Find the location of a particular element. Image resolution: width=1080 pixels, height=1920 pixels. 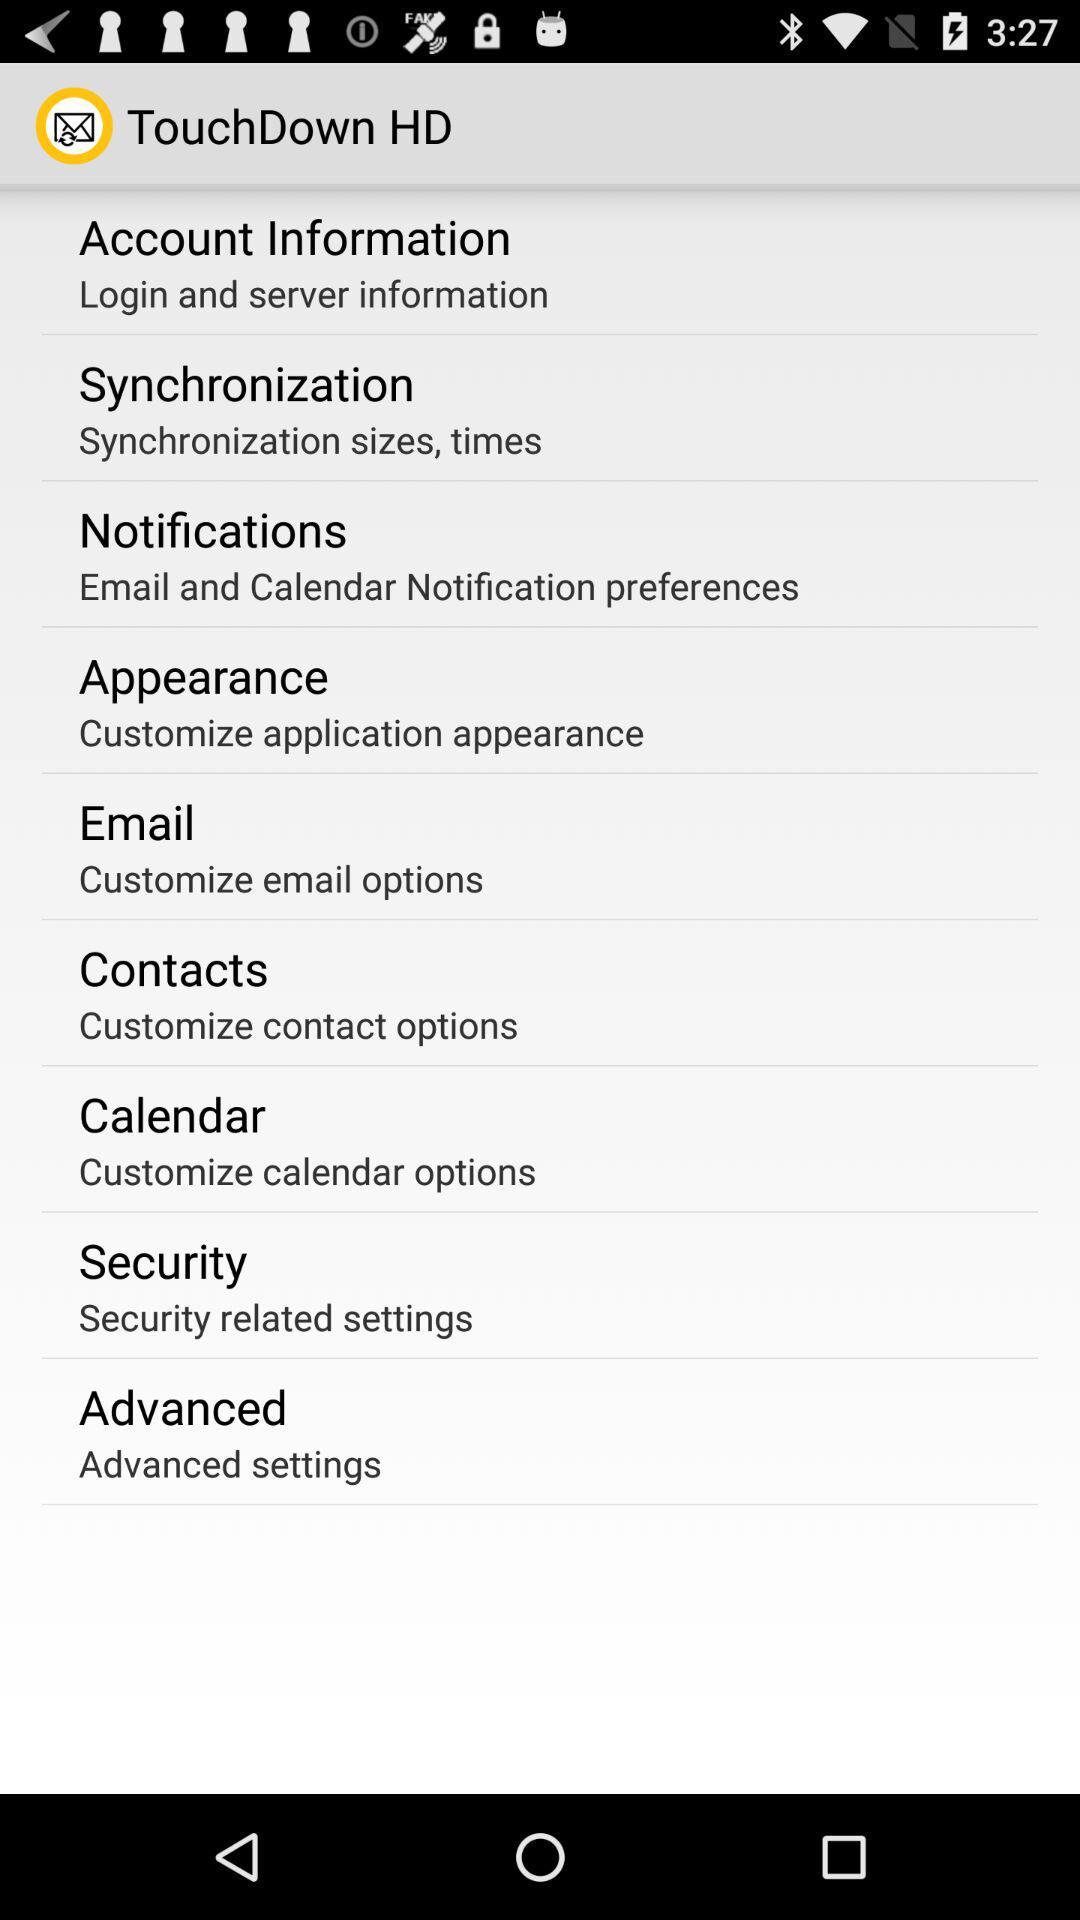

customize application appearance app is located at coordinates (361, 731).